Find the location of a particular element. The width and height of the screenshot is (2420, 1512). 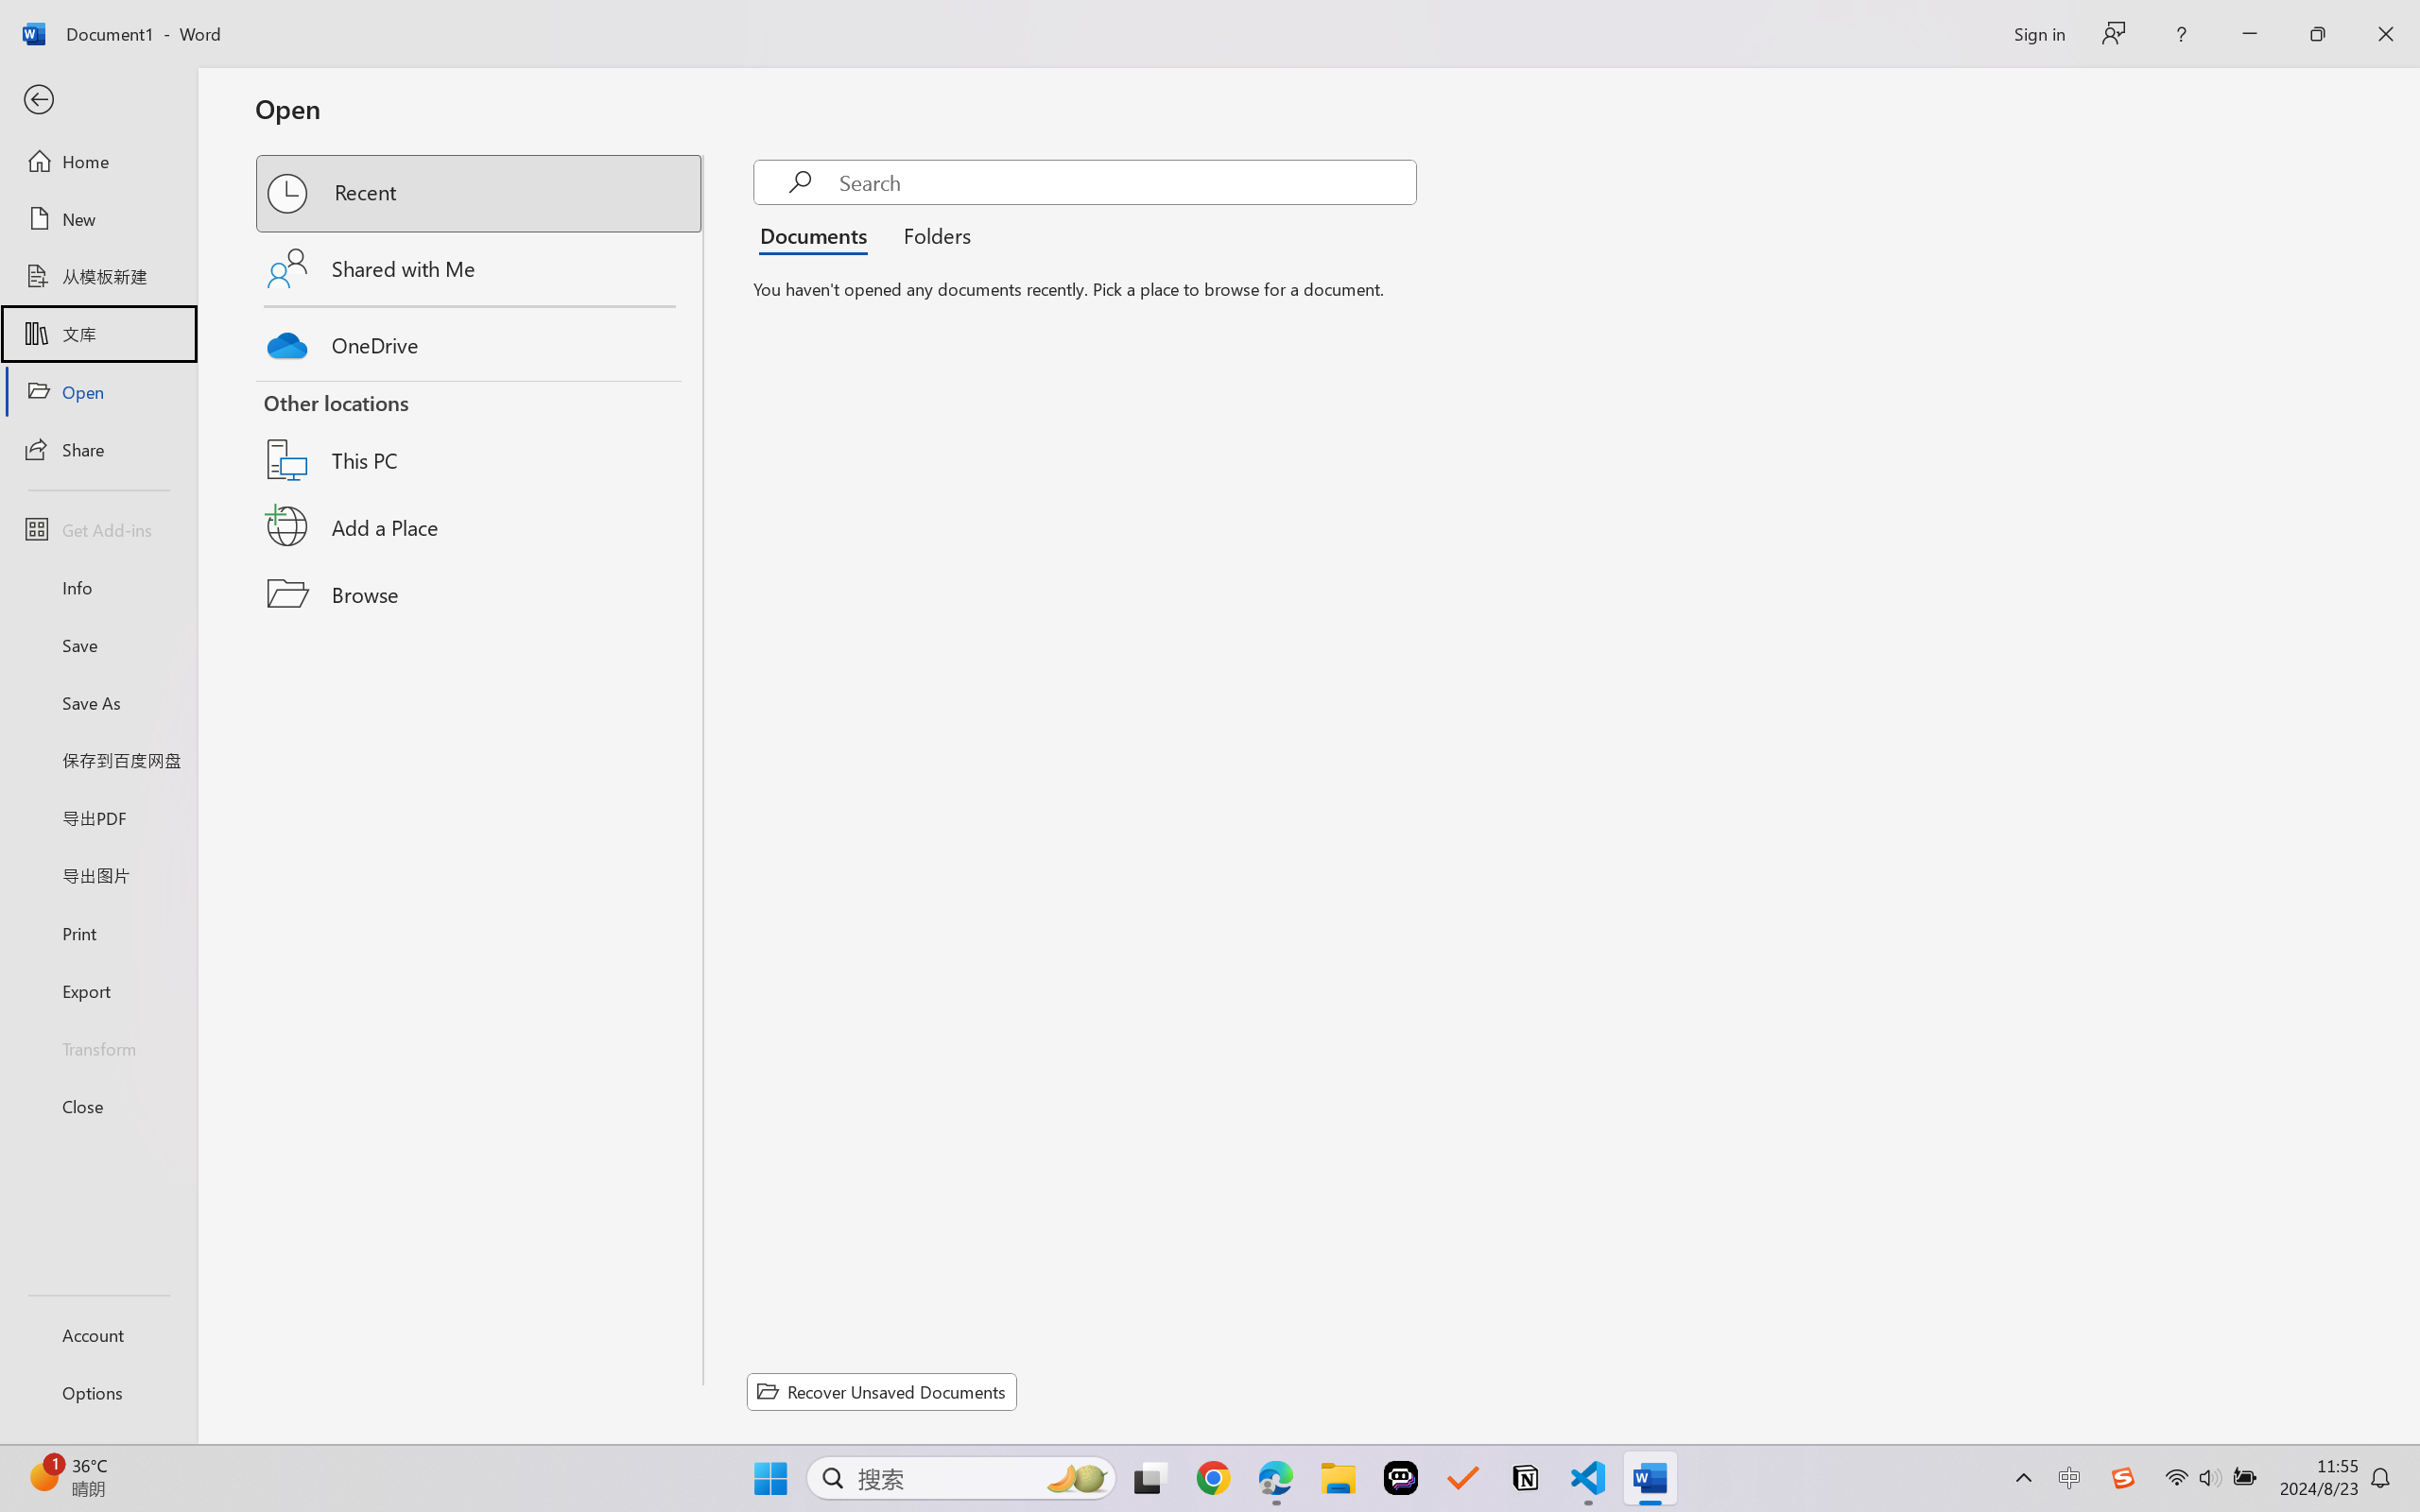

'Documents' is located at coordinates (818, 233).